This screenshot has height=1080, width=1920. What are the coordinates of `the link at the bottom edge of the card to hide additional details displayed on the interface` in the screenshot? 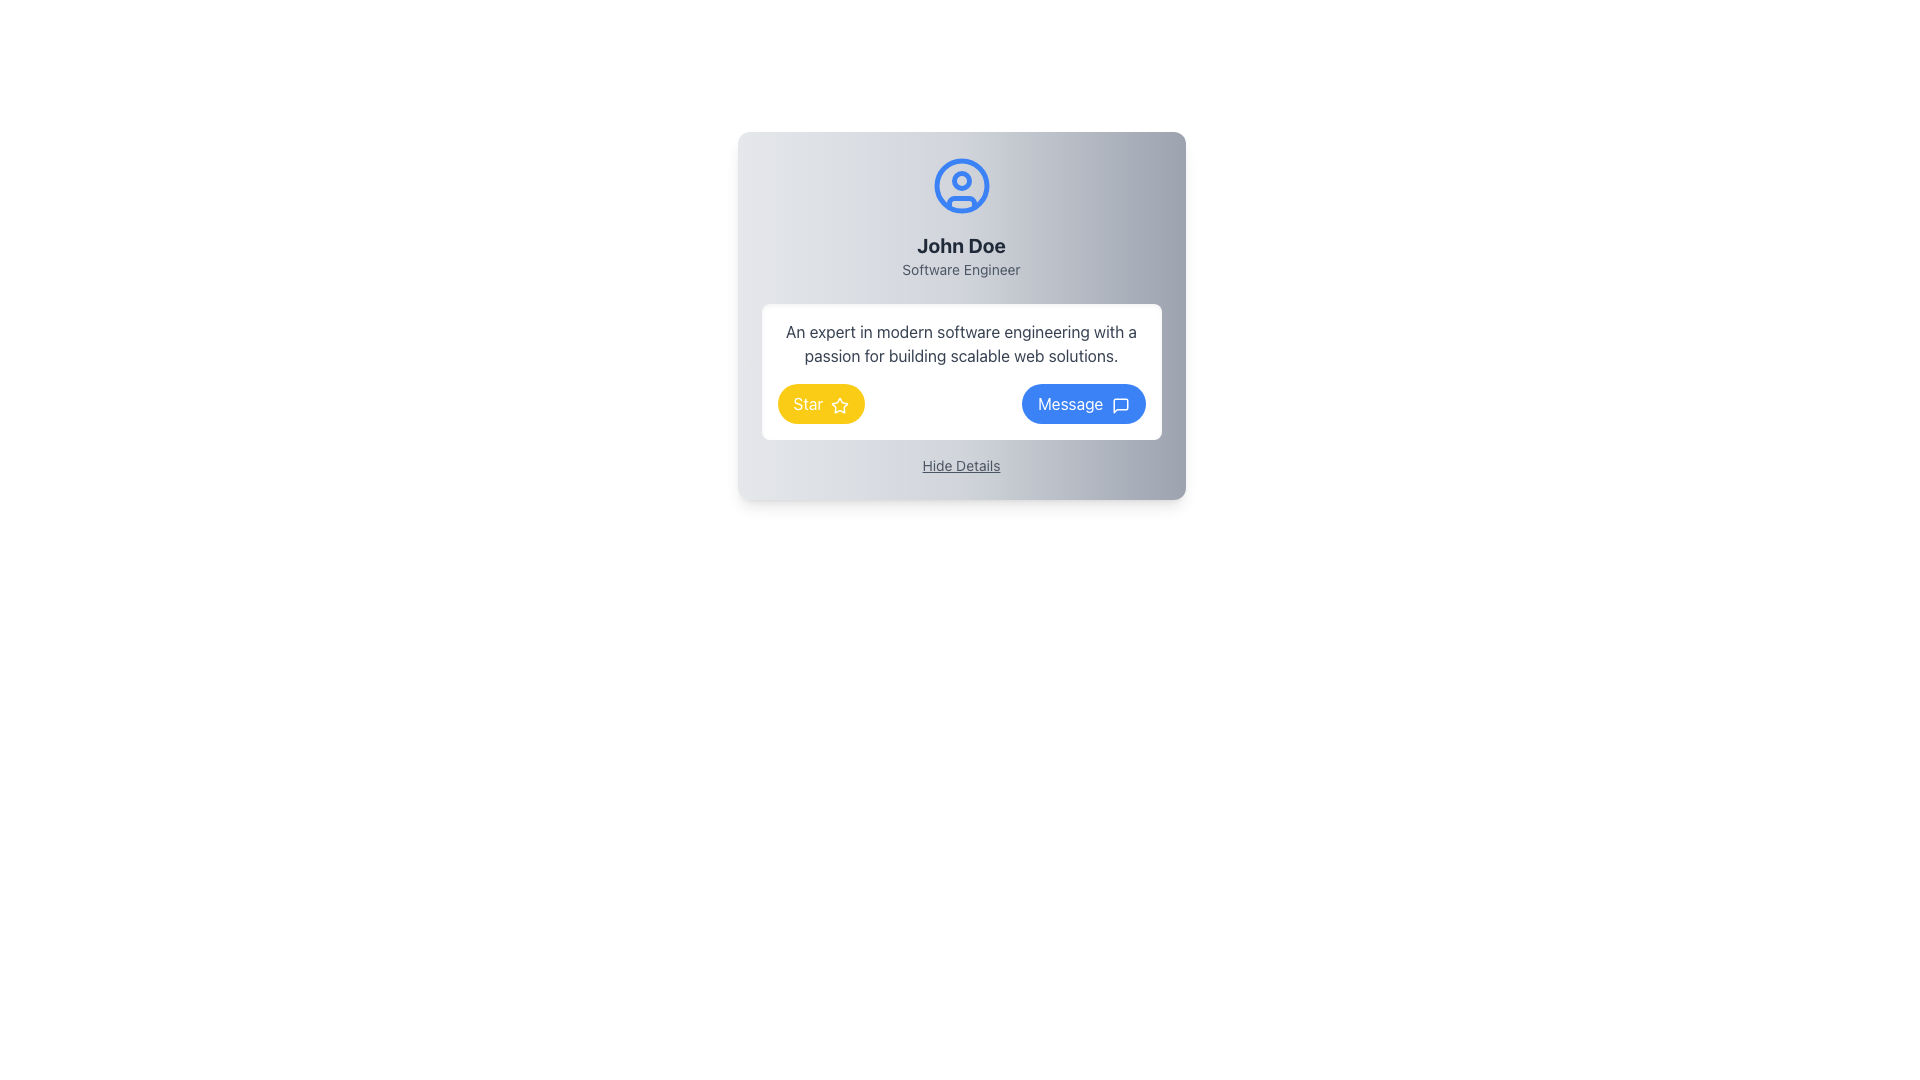 It's located at (961, 466).